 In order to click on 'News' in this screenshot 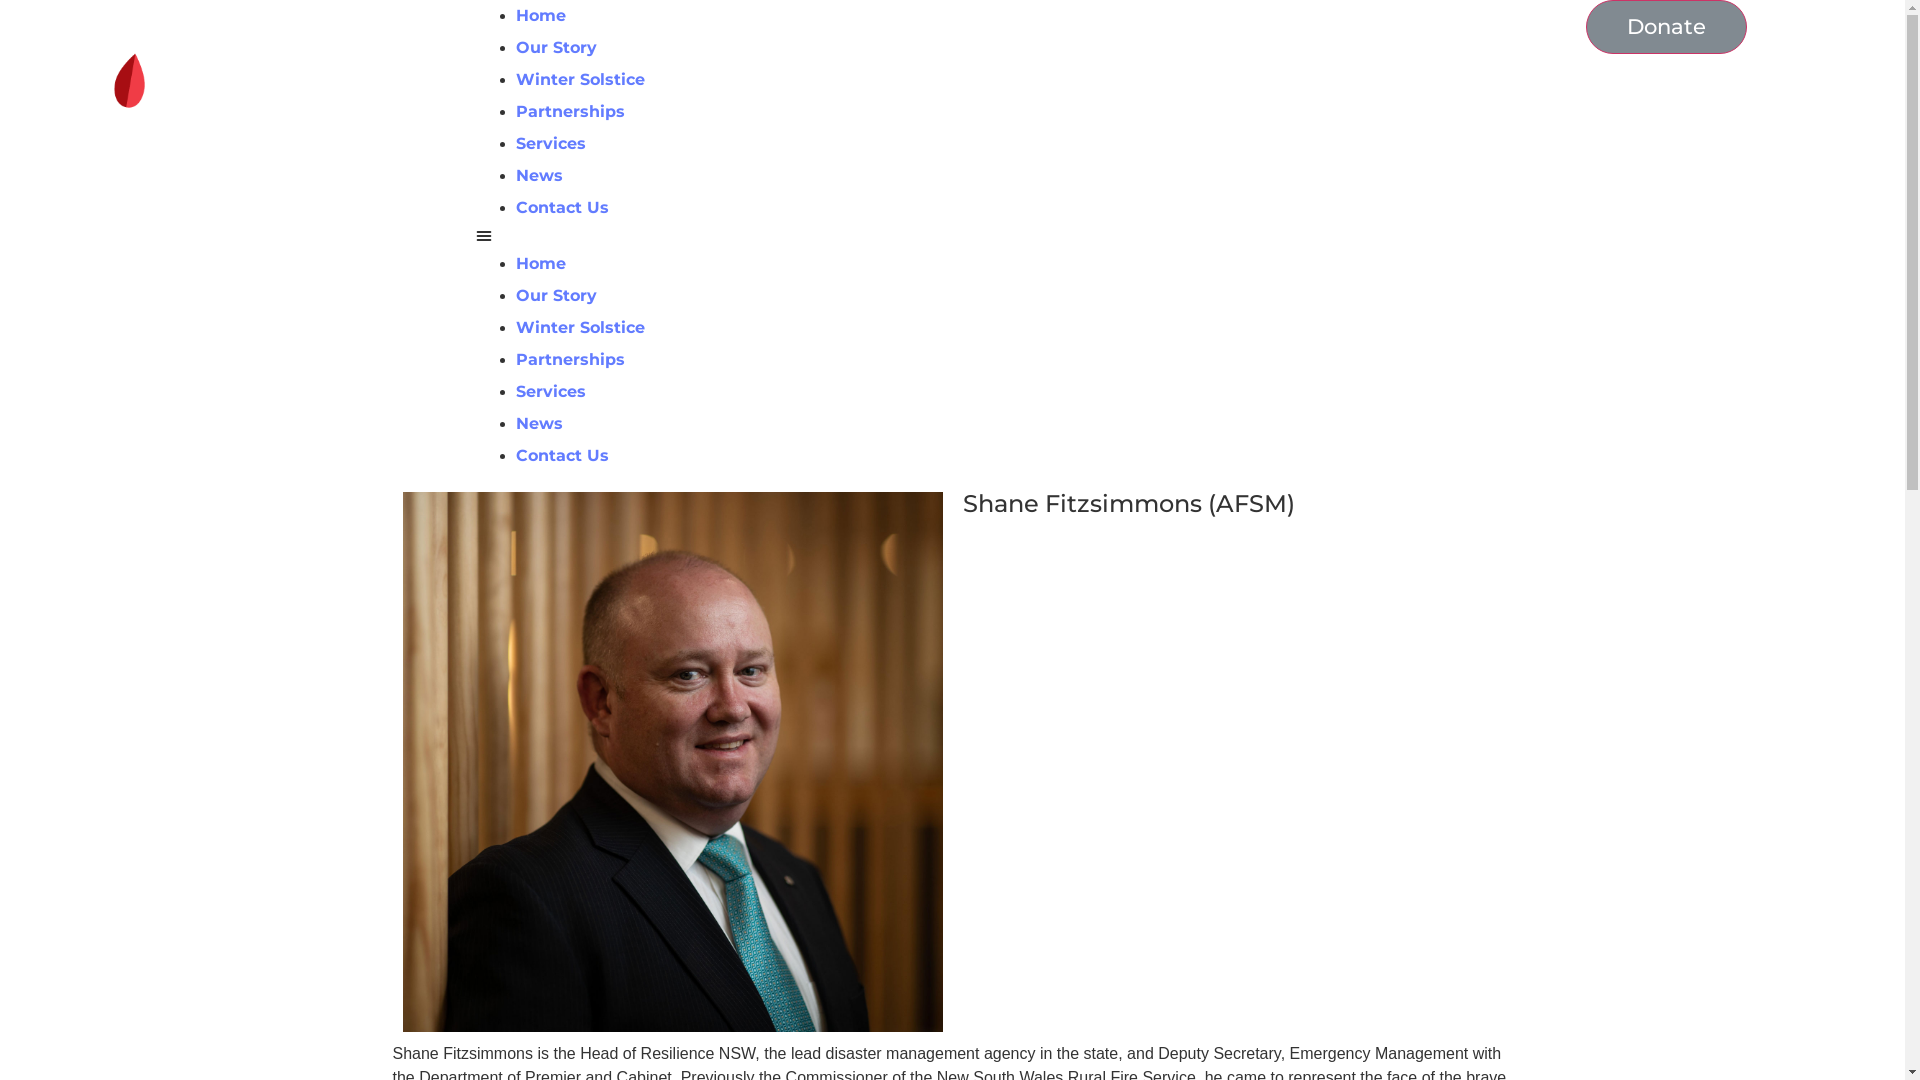, I will do `click(515, 422)`.